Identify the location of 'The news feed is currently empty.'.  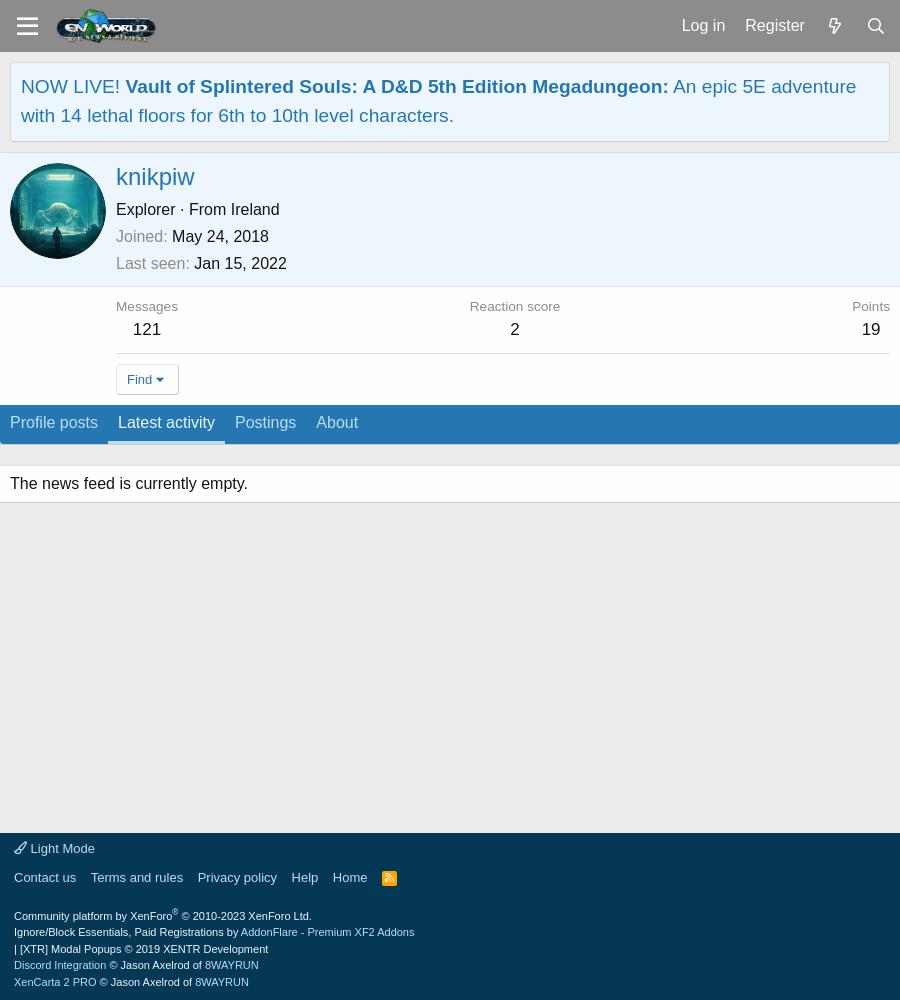
(128, 482).